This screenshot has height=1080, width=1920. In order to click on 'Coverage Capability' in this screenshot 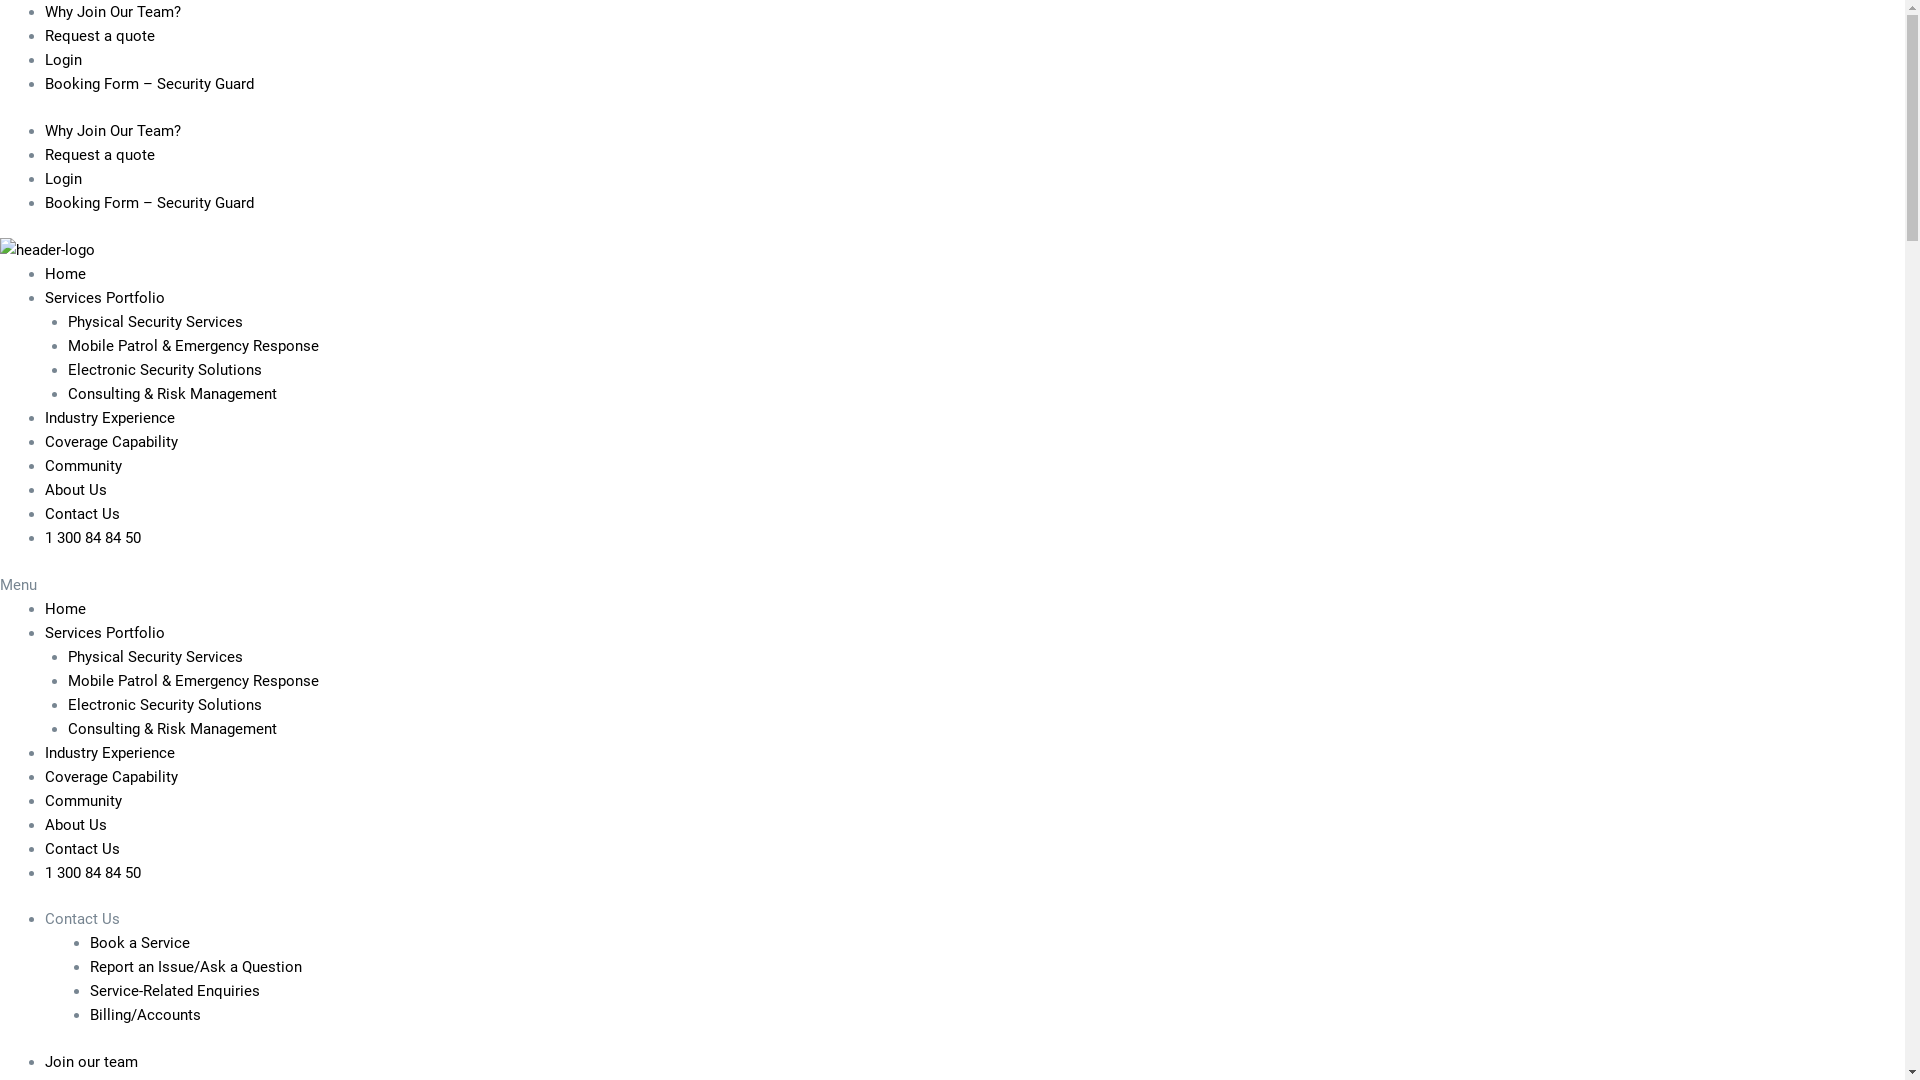, I will do `click(110, 441)`.